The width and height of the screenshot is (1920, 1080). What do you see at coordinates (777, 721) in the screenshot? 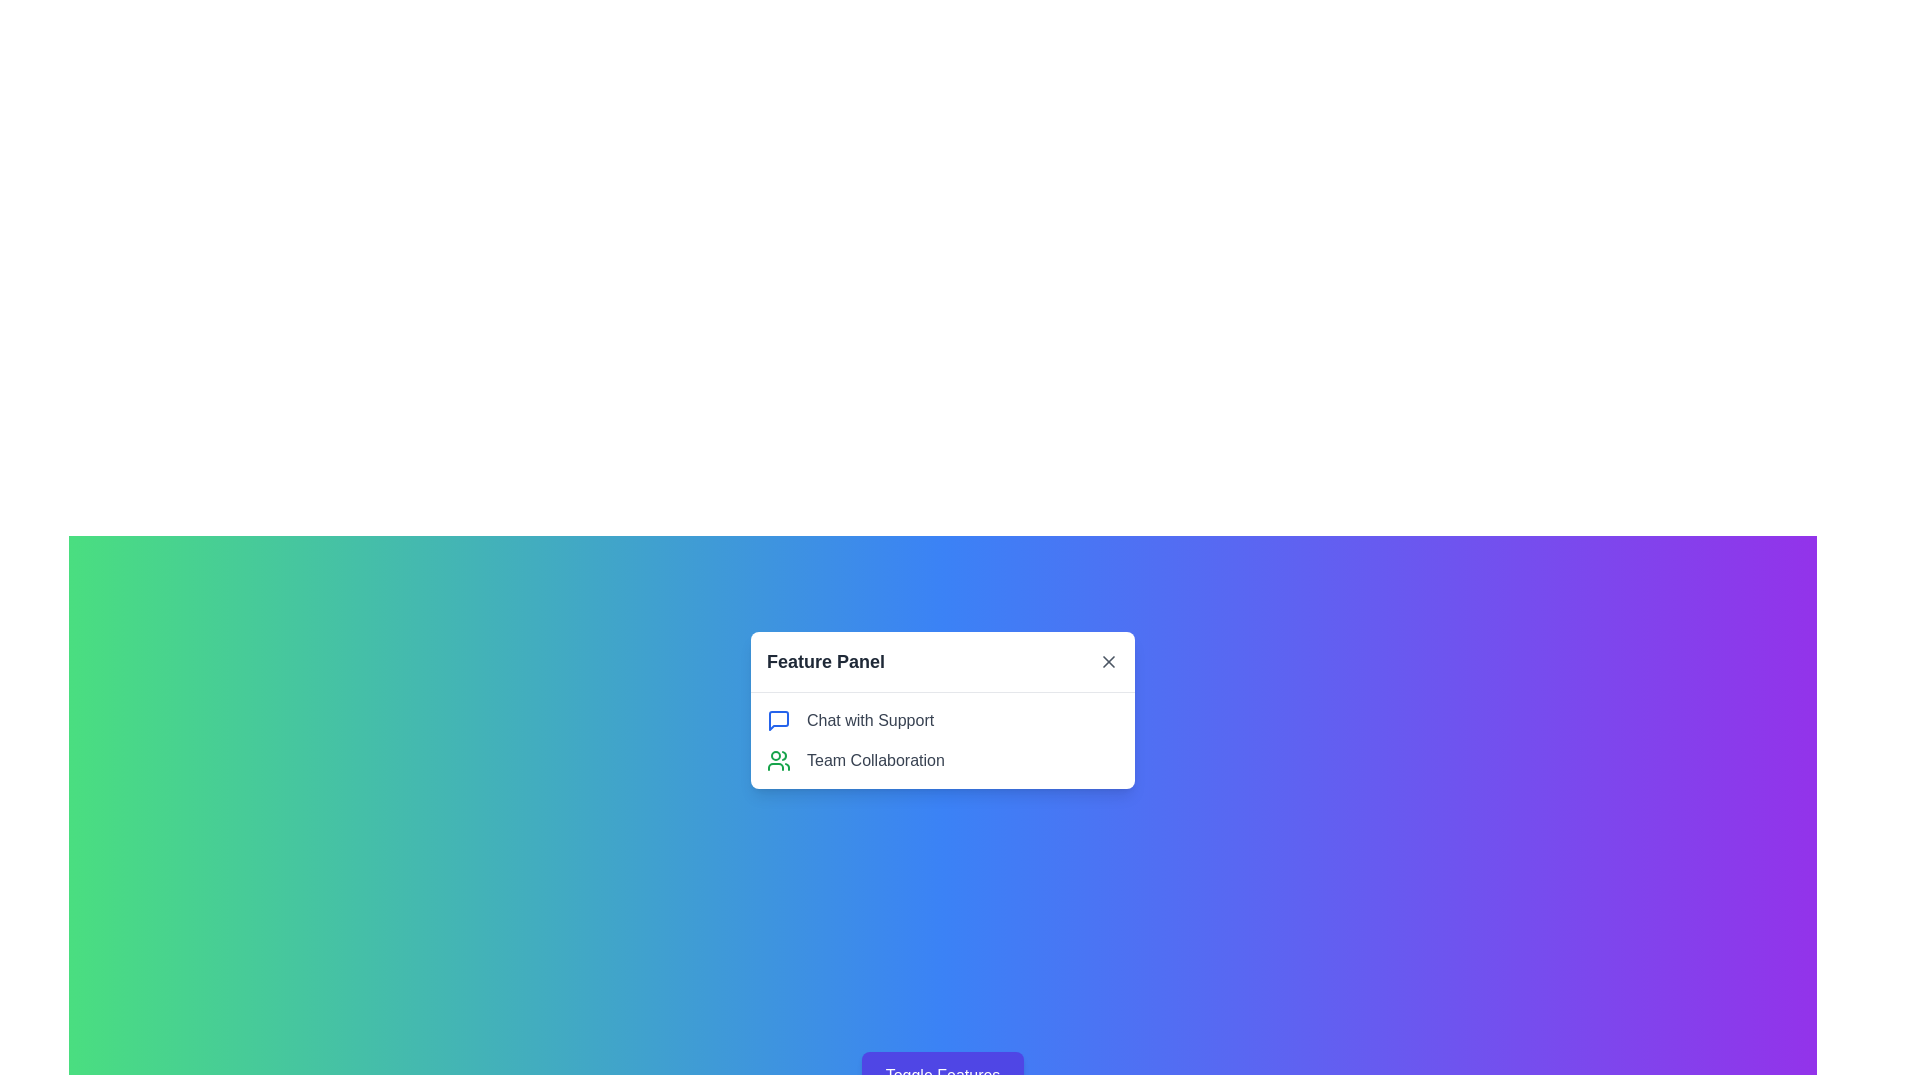
I see `the 'Chat with Support' icon located near the top left corner of the feature panel` at bounding box center [777, 721].